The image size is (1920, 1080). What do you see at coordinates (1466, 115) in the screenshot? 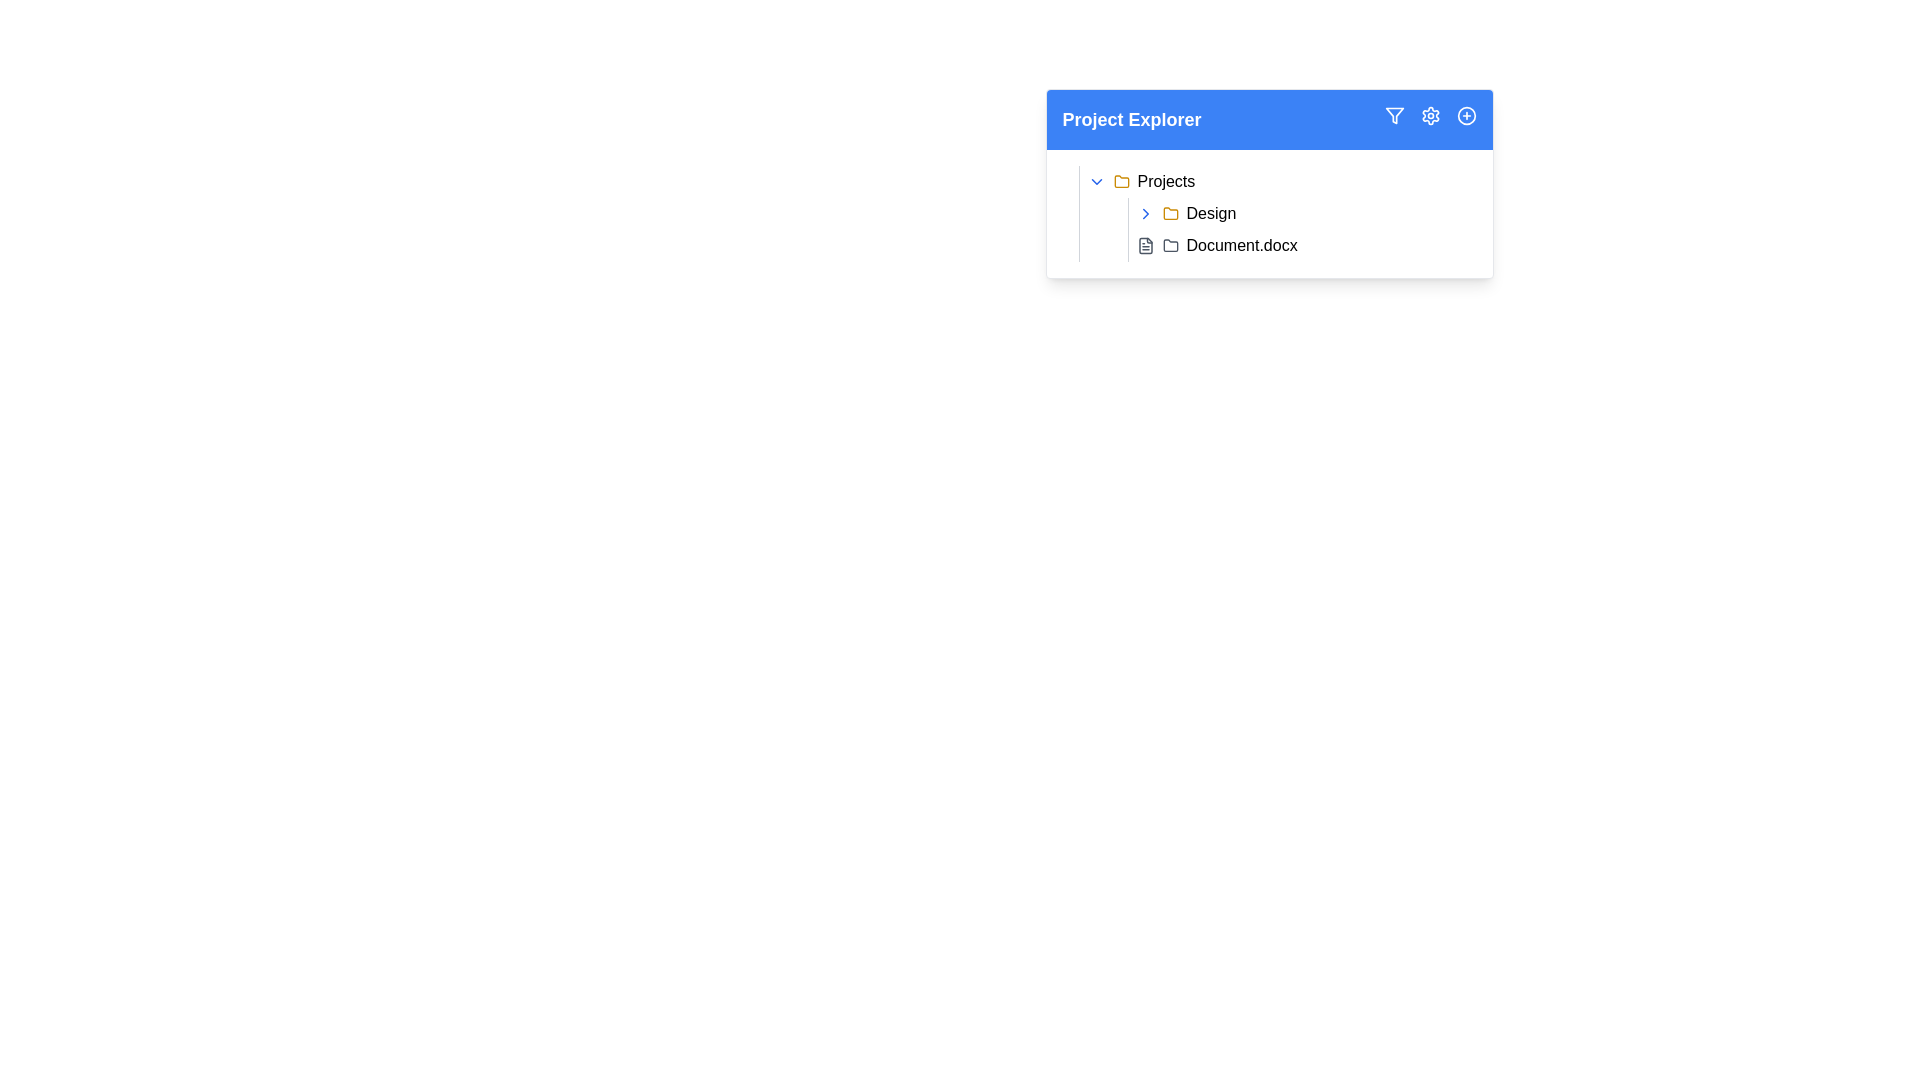
I see `the outer circle of the '+' icon in the 'Project Explorer' panel, located at the top-right corner next to the filter and settings icons` at bounding box center [1466, 115].